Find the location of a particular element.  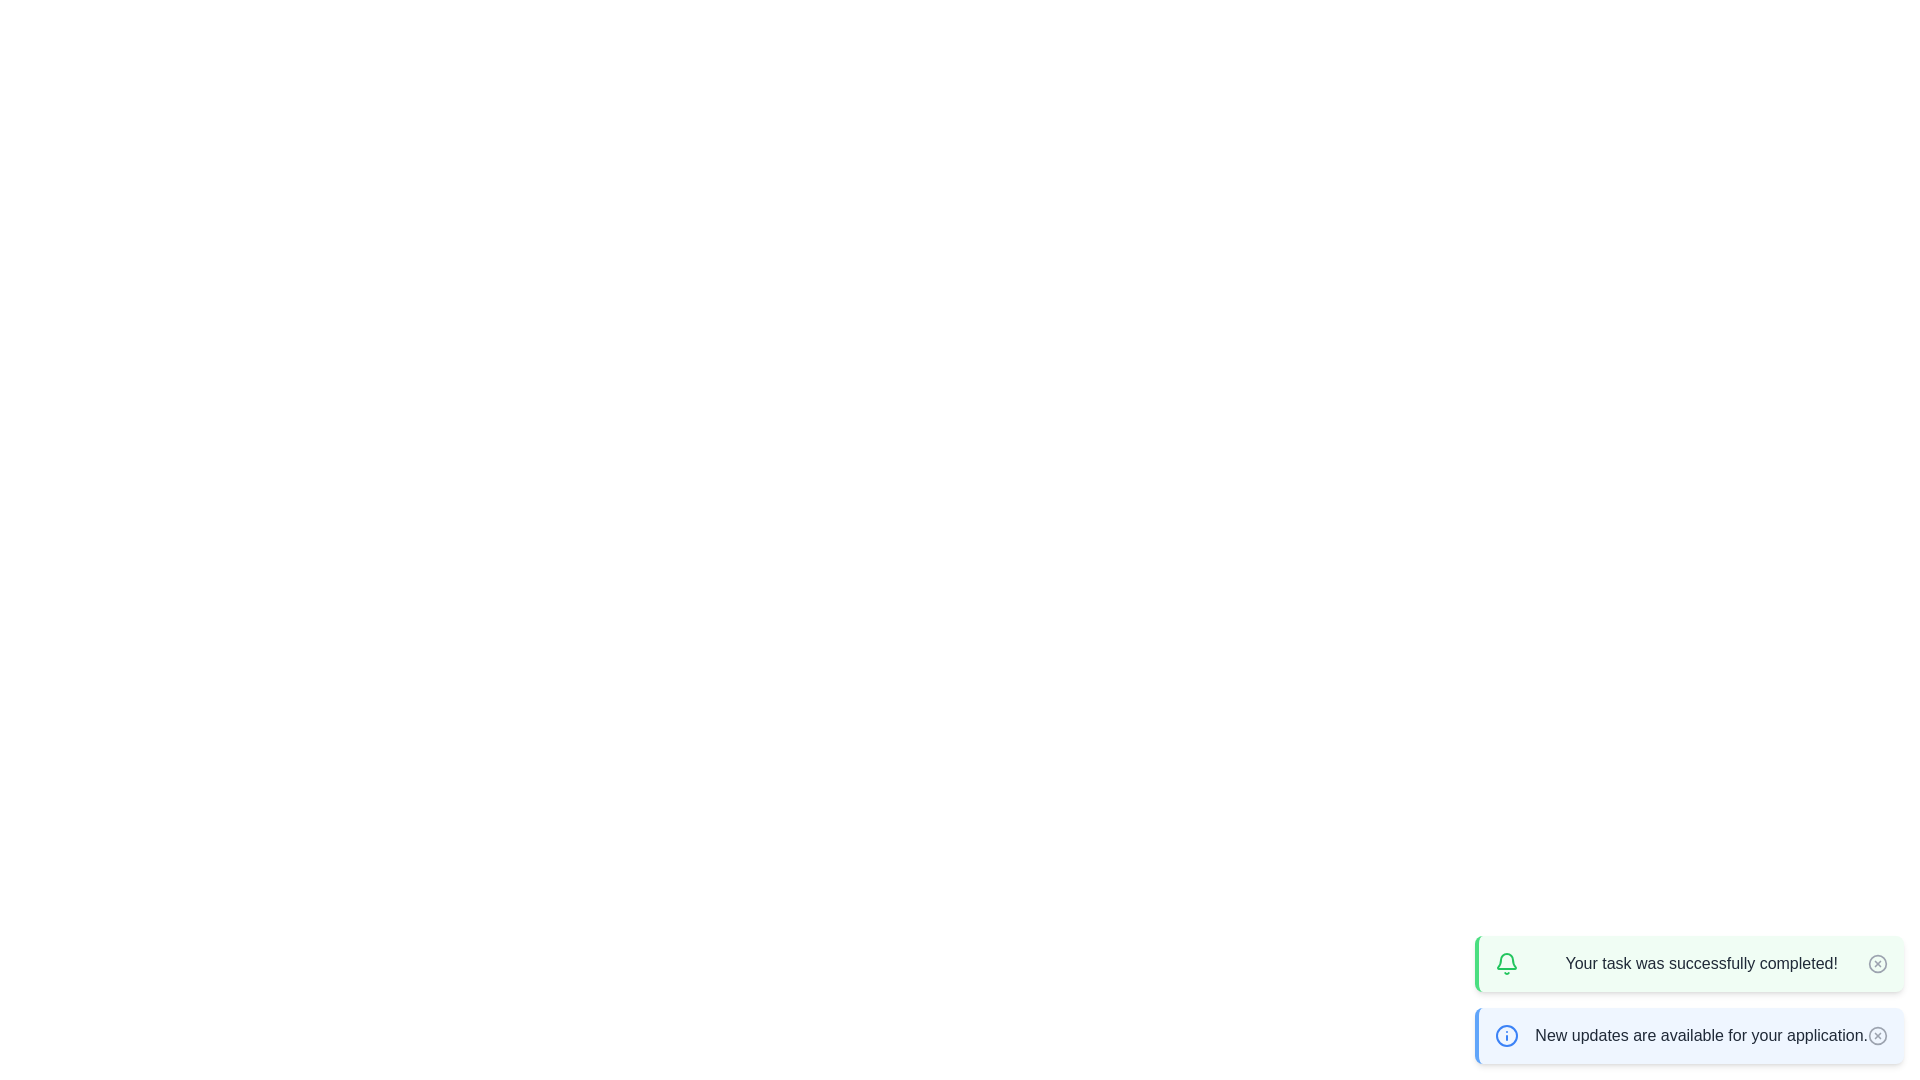

the notification with message 'Your task was successfully completed!' is located at coordinates (1688, 963).